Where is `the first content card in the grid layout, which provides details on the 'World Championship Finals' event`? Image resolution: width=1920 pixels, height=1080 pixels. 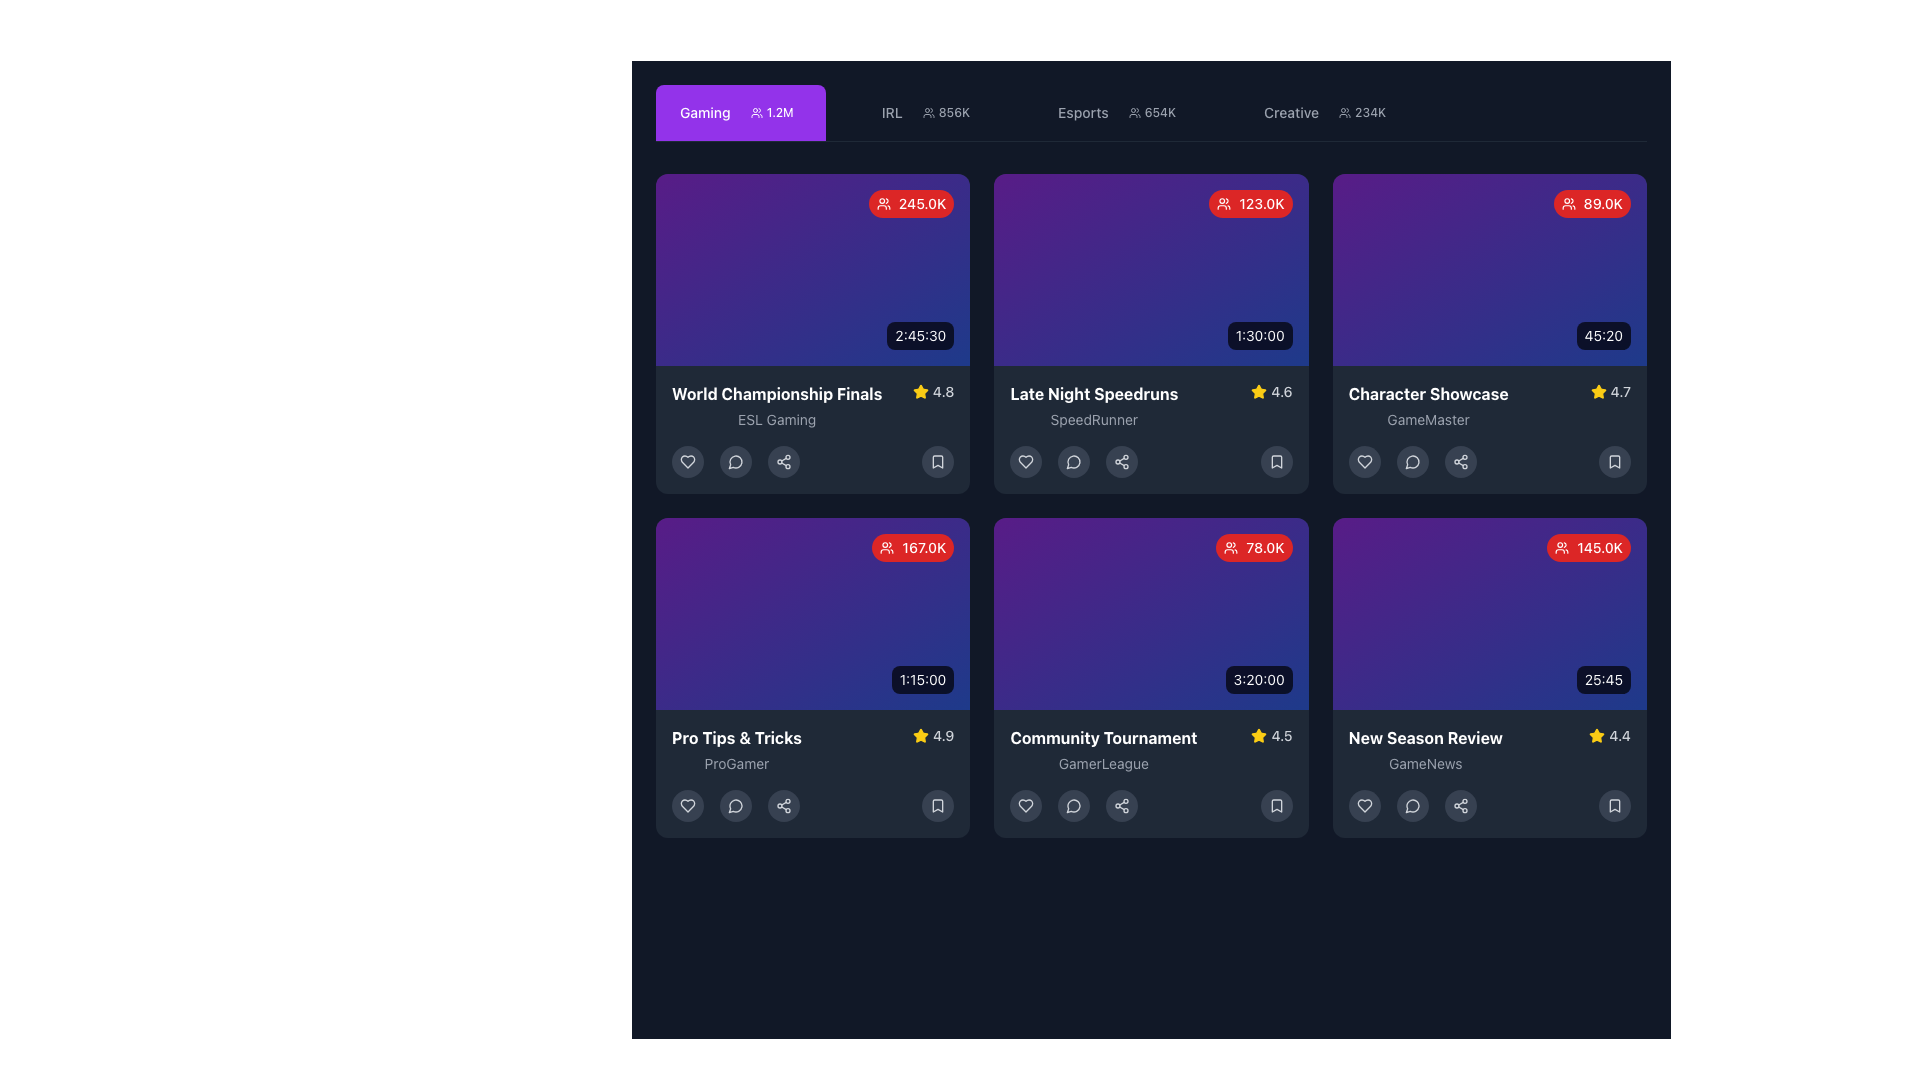
the first content card in the grid layout, which provides details on the 'World Championship Finals' event is located at coordinates (813, 333).